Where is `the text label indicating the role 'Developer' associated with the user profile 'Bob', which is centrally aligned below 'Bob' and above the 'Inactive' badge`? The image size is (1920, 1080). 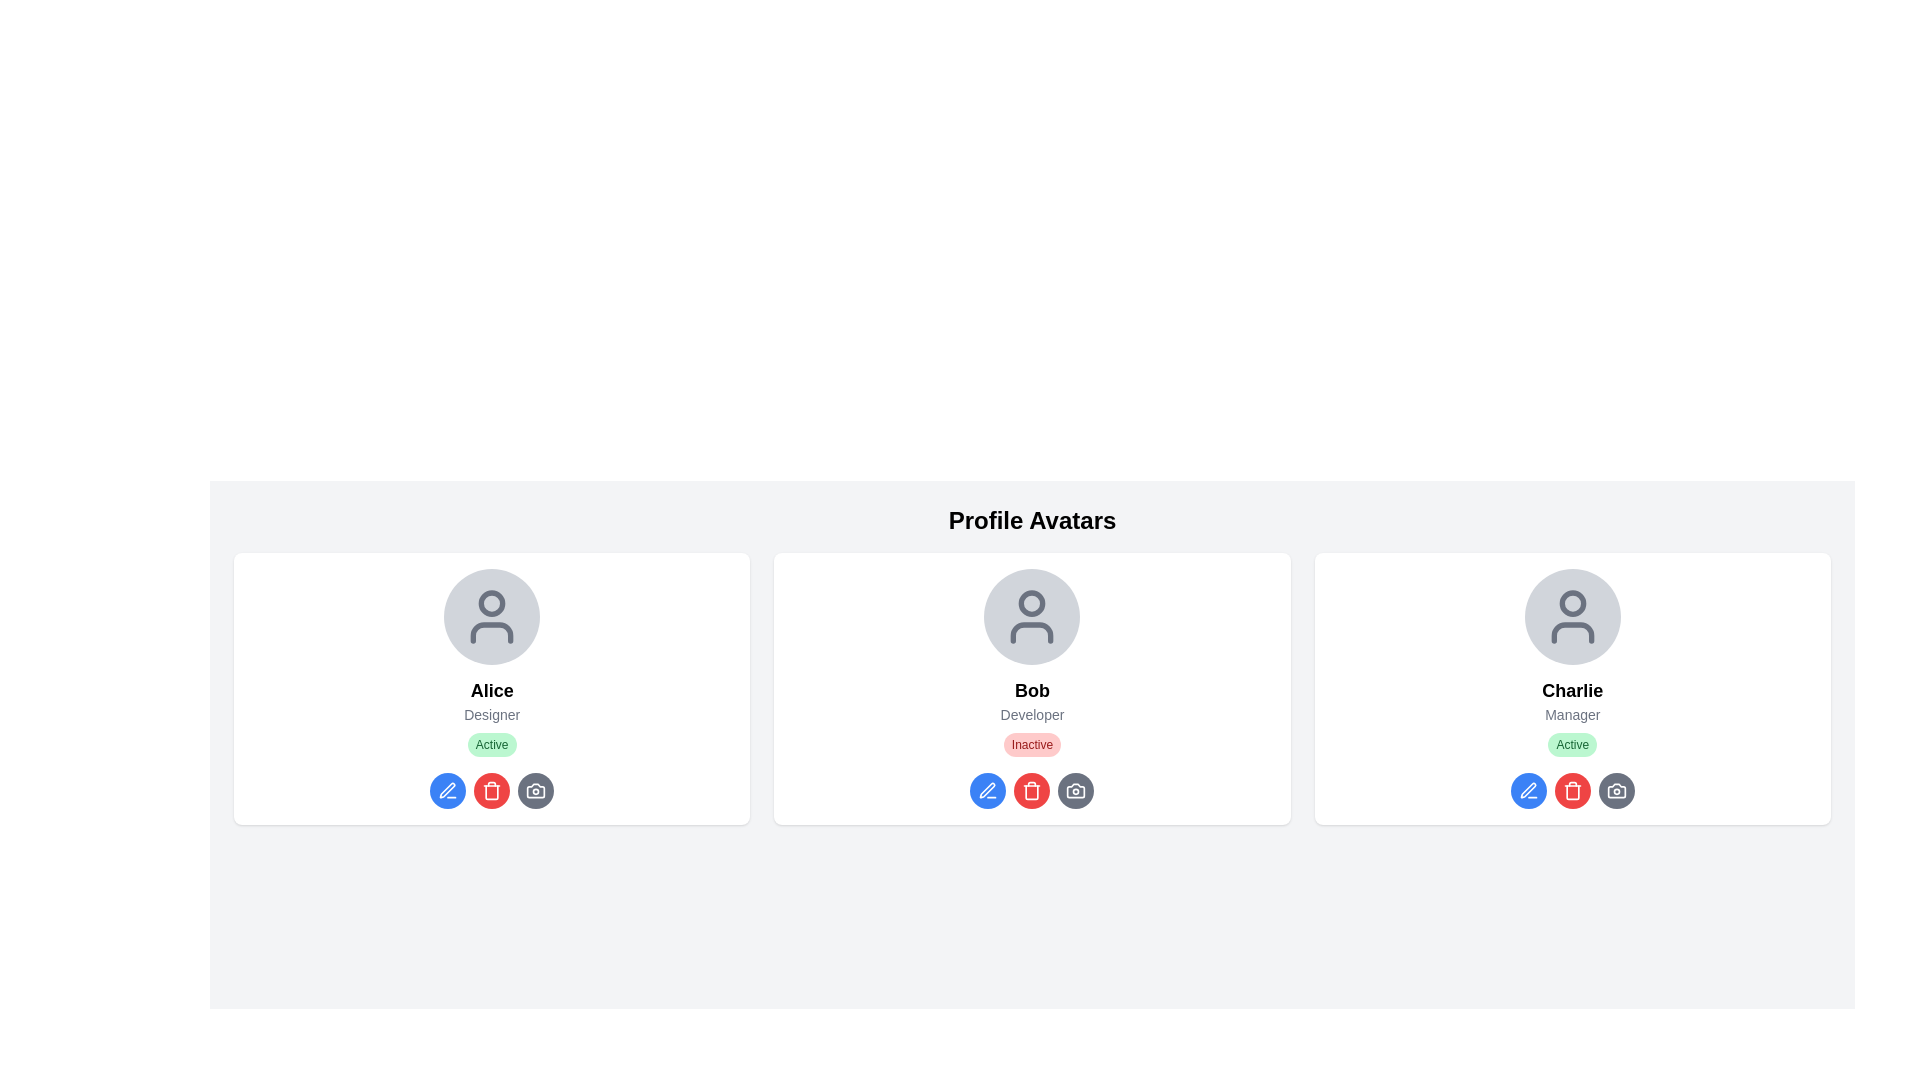 the text label indicating the role 'Developer' associated with the user profile 'Bob', which is centrally aligned below 'Bob' and above the 'Inactive' badge is located at coordinates (1032, 713).